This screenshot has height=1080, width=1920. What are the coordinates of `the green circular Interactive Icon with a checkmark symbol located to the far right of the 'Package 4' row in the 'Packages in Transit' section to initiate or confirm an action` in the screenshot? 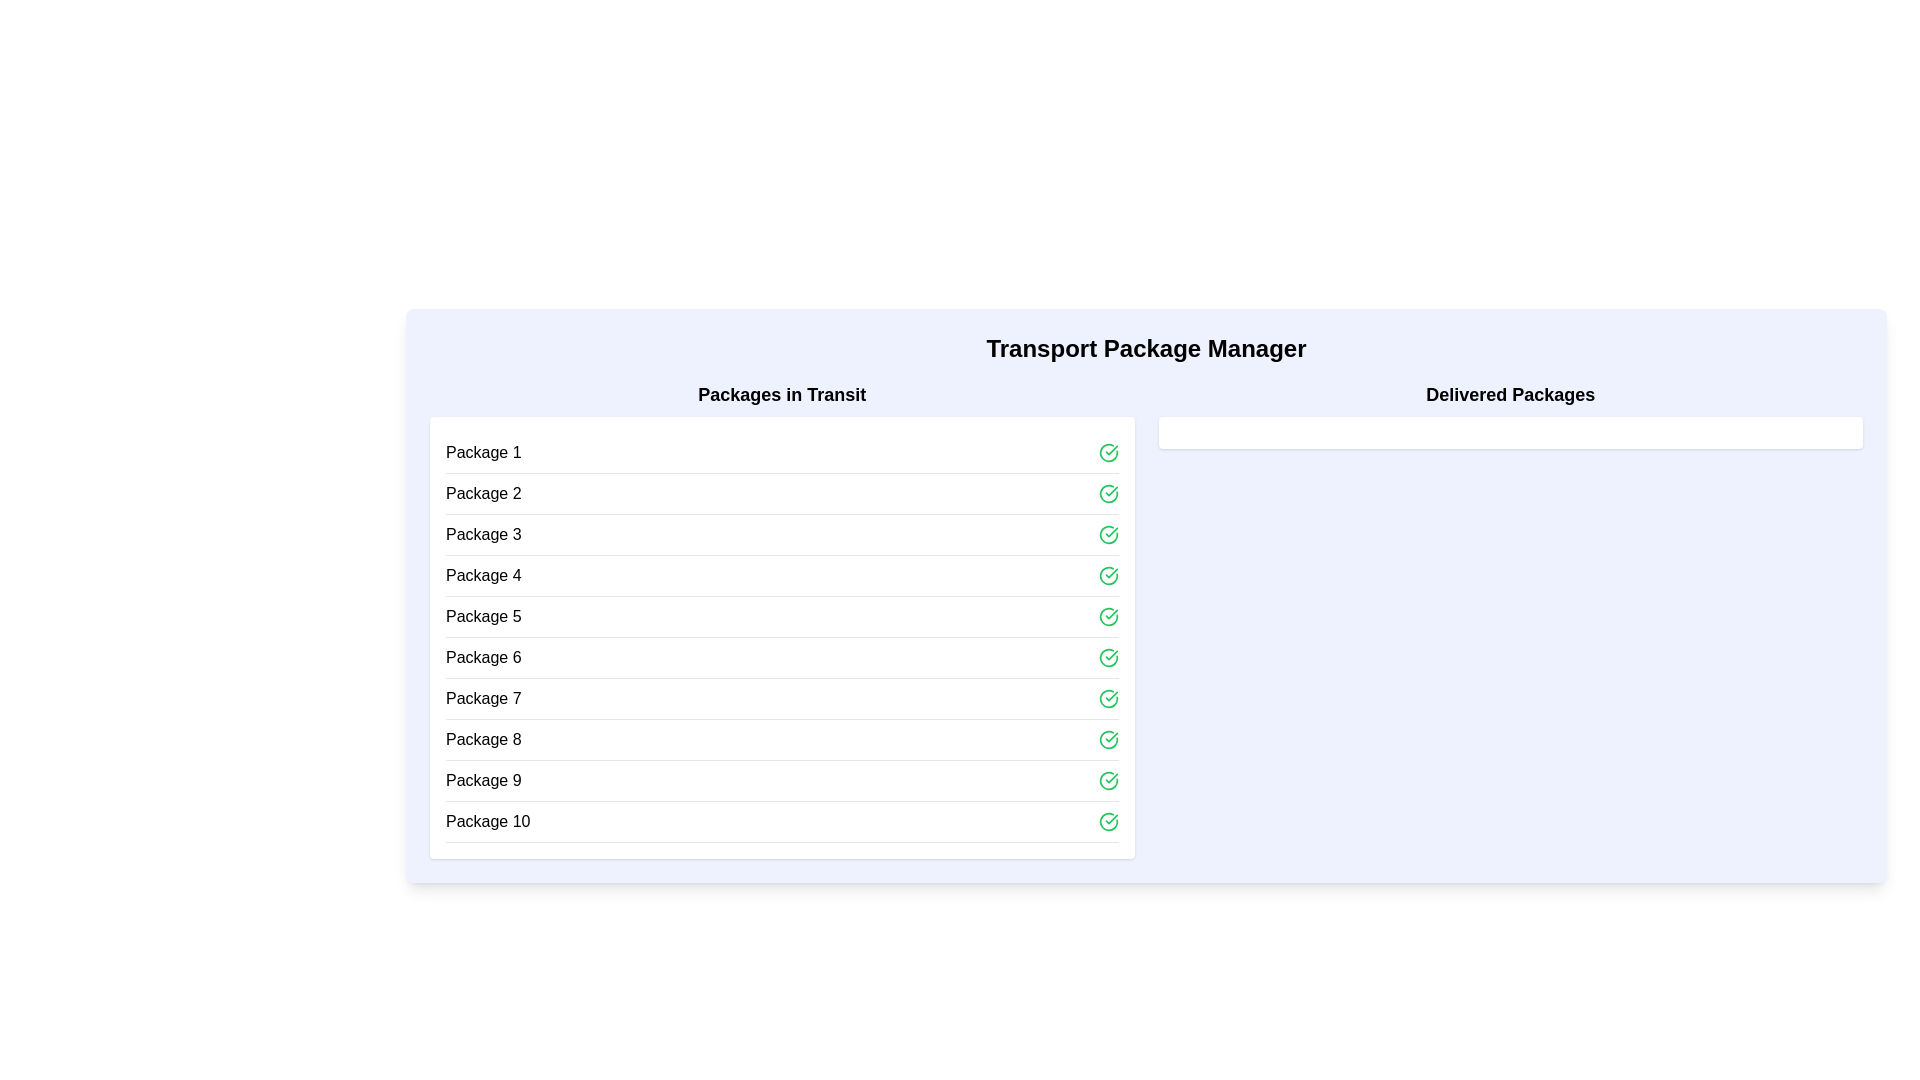 It's located at (1107, 575).